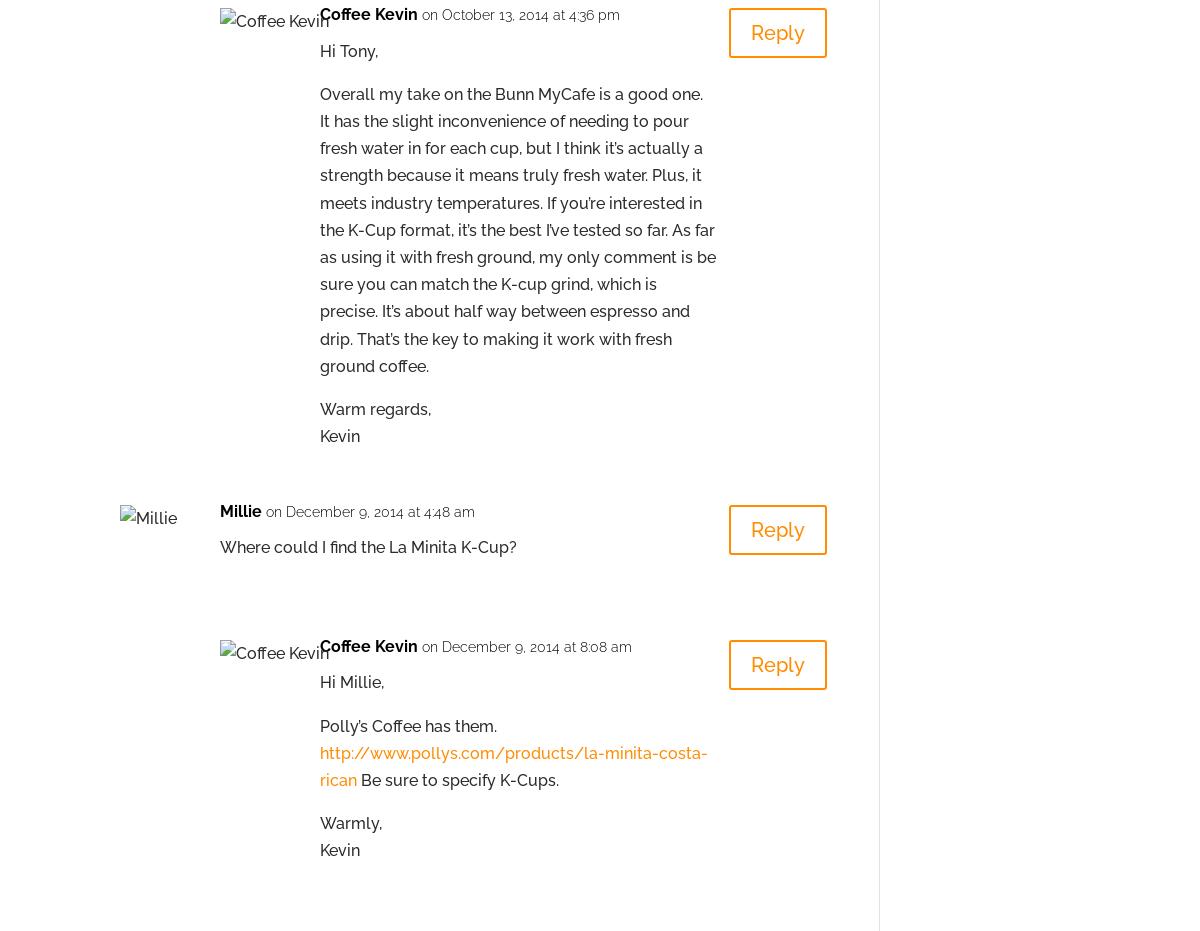  I want to click on 'on December 9, 2014 at 4:48 am', so click(370, 511).